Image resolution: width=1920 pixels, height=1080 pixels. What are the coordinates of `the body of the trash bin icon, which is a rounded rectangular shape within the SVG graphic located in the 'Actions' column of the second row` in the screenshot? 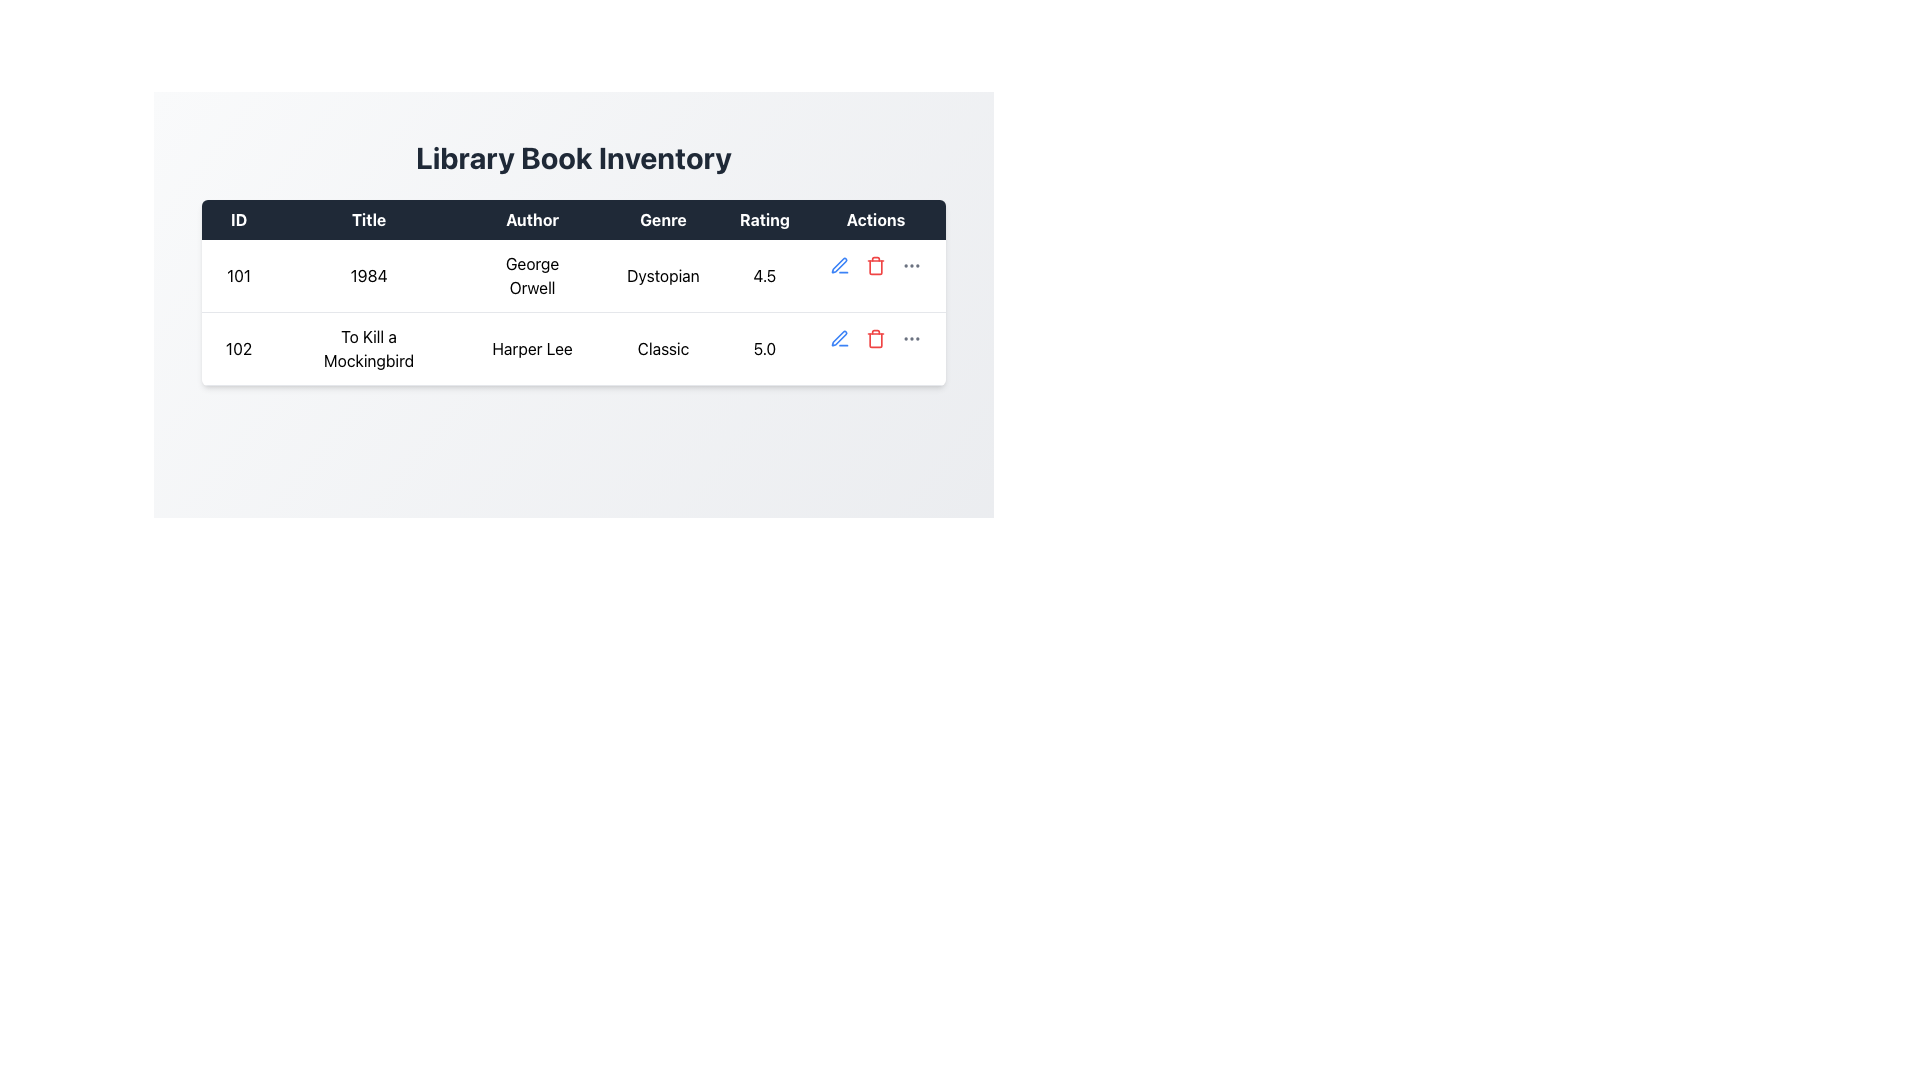 It's located at (875, 339).